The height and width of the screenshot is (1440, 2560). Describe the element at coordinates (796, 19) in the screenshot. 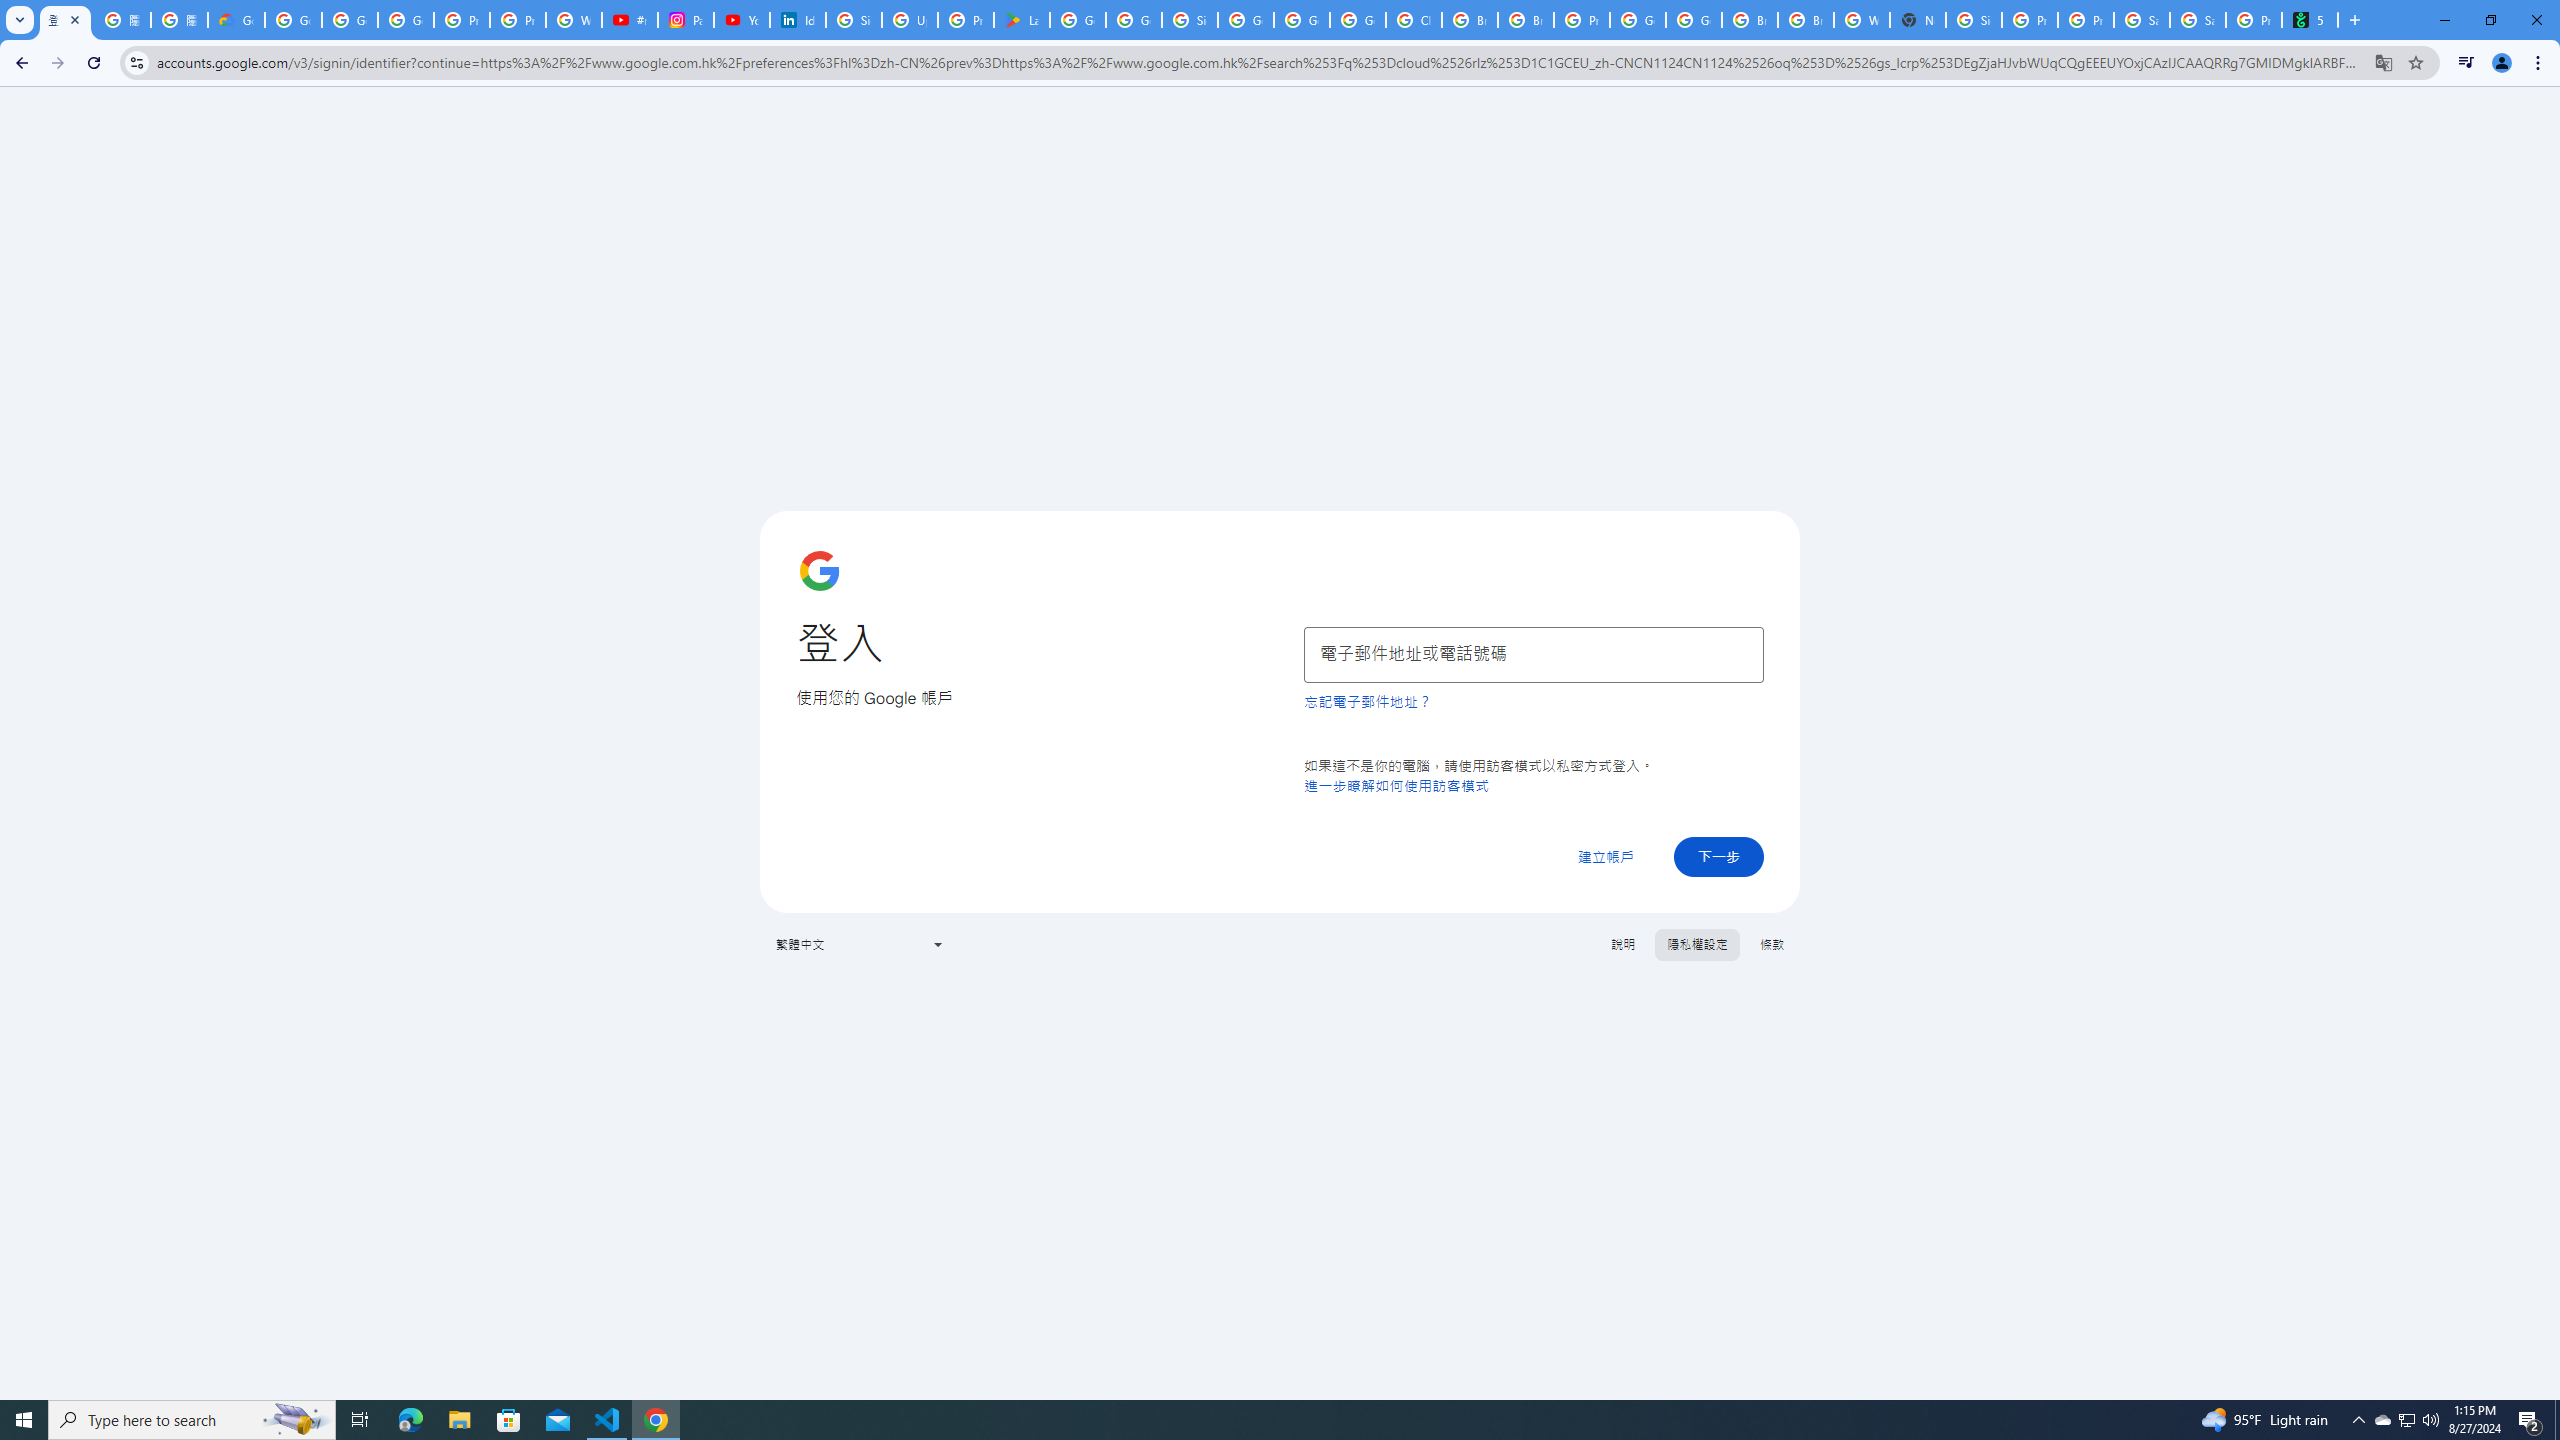

I see `'Identity verification via Persona | LinkedIn Help'` at that location.